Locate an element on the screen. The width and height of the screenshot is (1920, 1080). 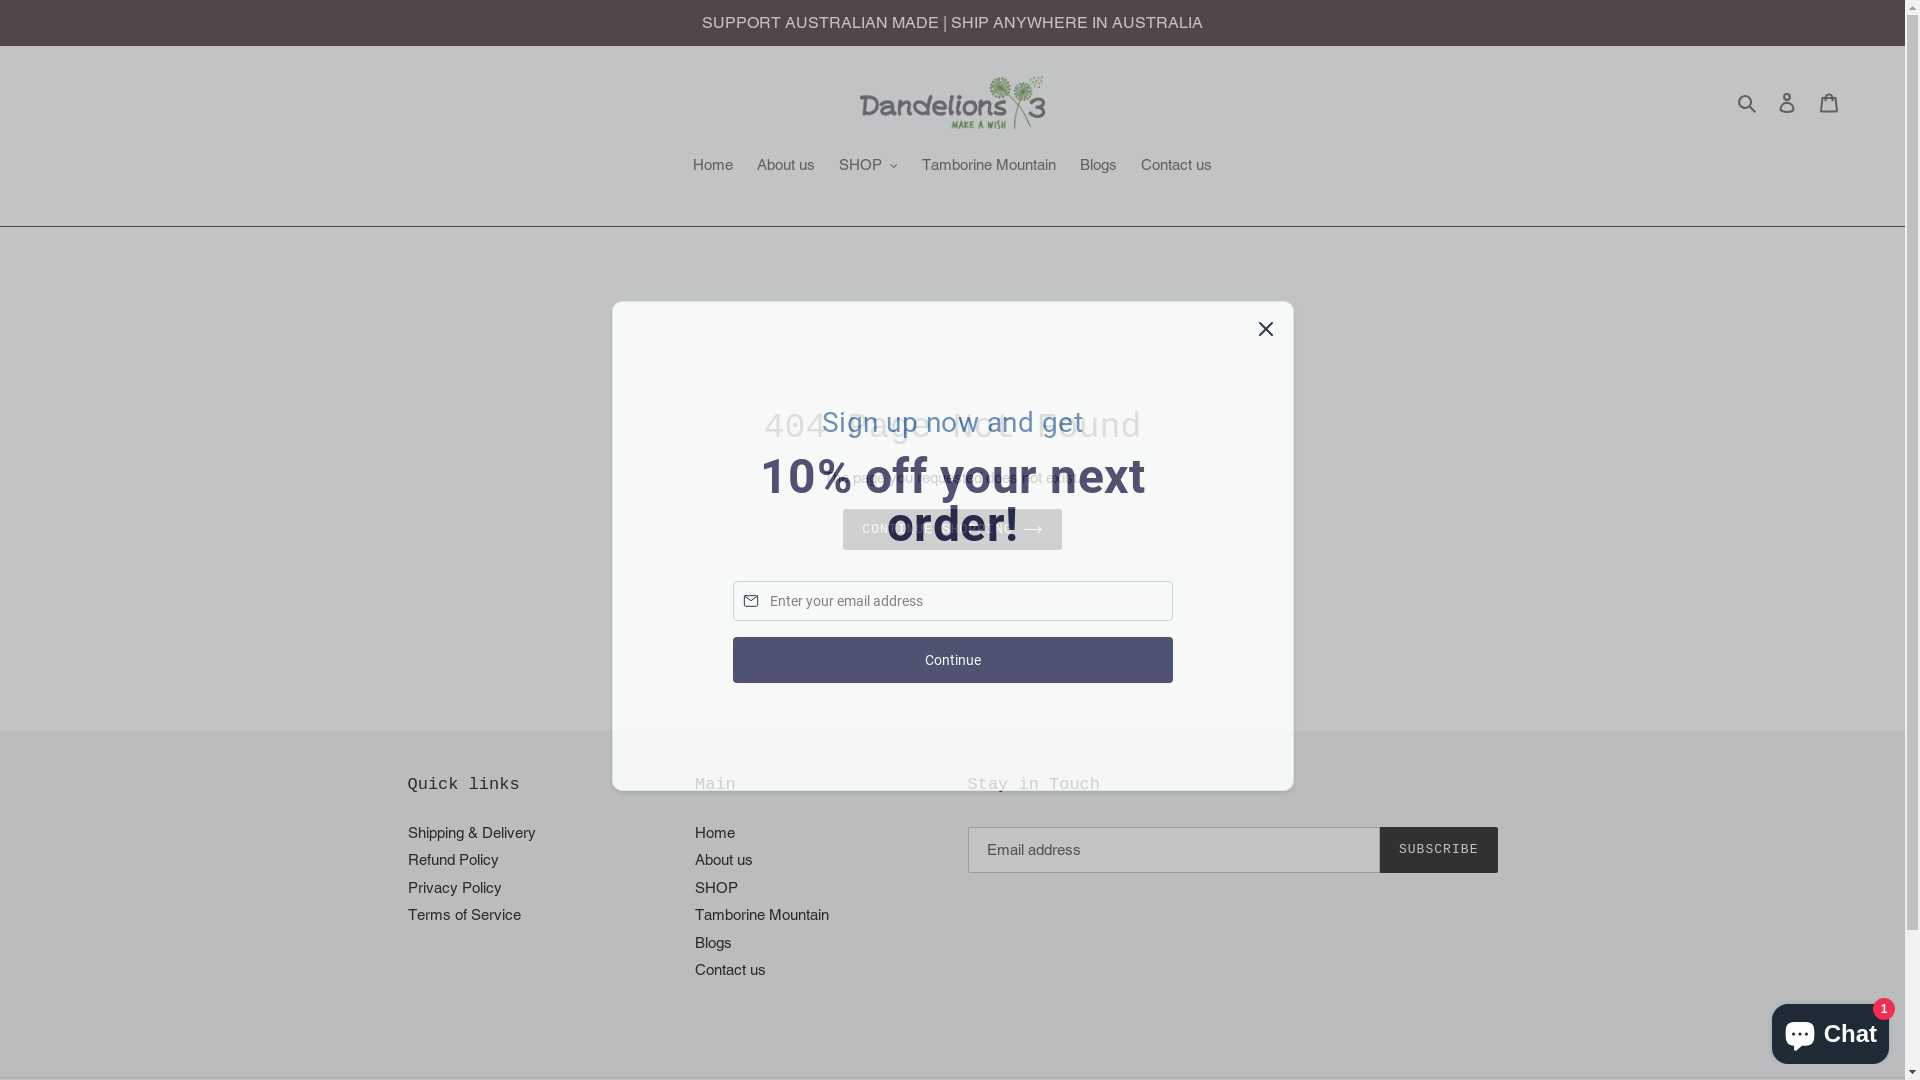
'Contact us' is located at coordinates (1176, 165).